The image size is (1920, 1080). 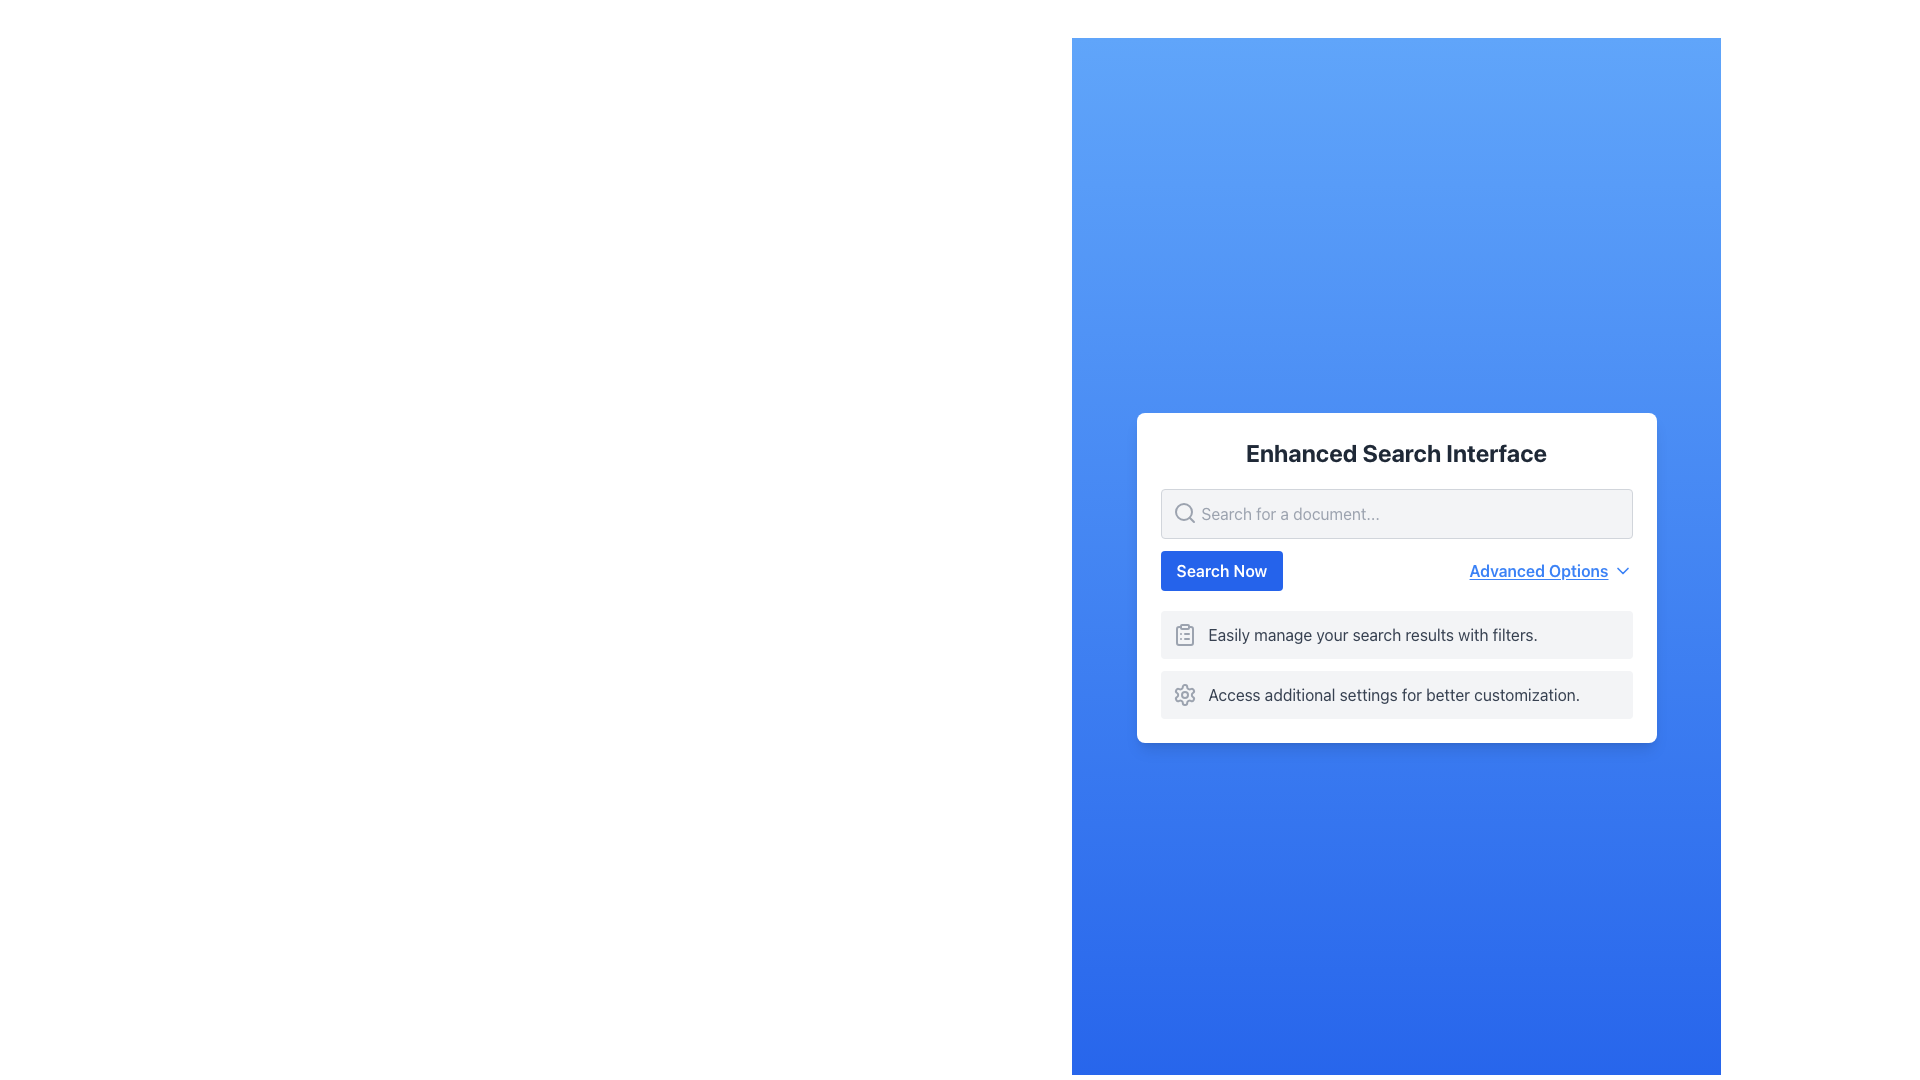 What do you see at coordinates (1372, 635) in the screenshot?
I see `the static text element that provides guidance in the search interface popup, located below the 'Search Now' button and to the right of the clipboard icon` at bounding box center [1372, 635].